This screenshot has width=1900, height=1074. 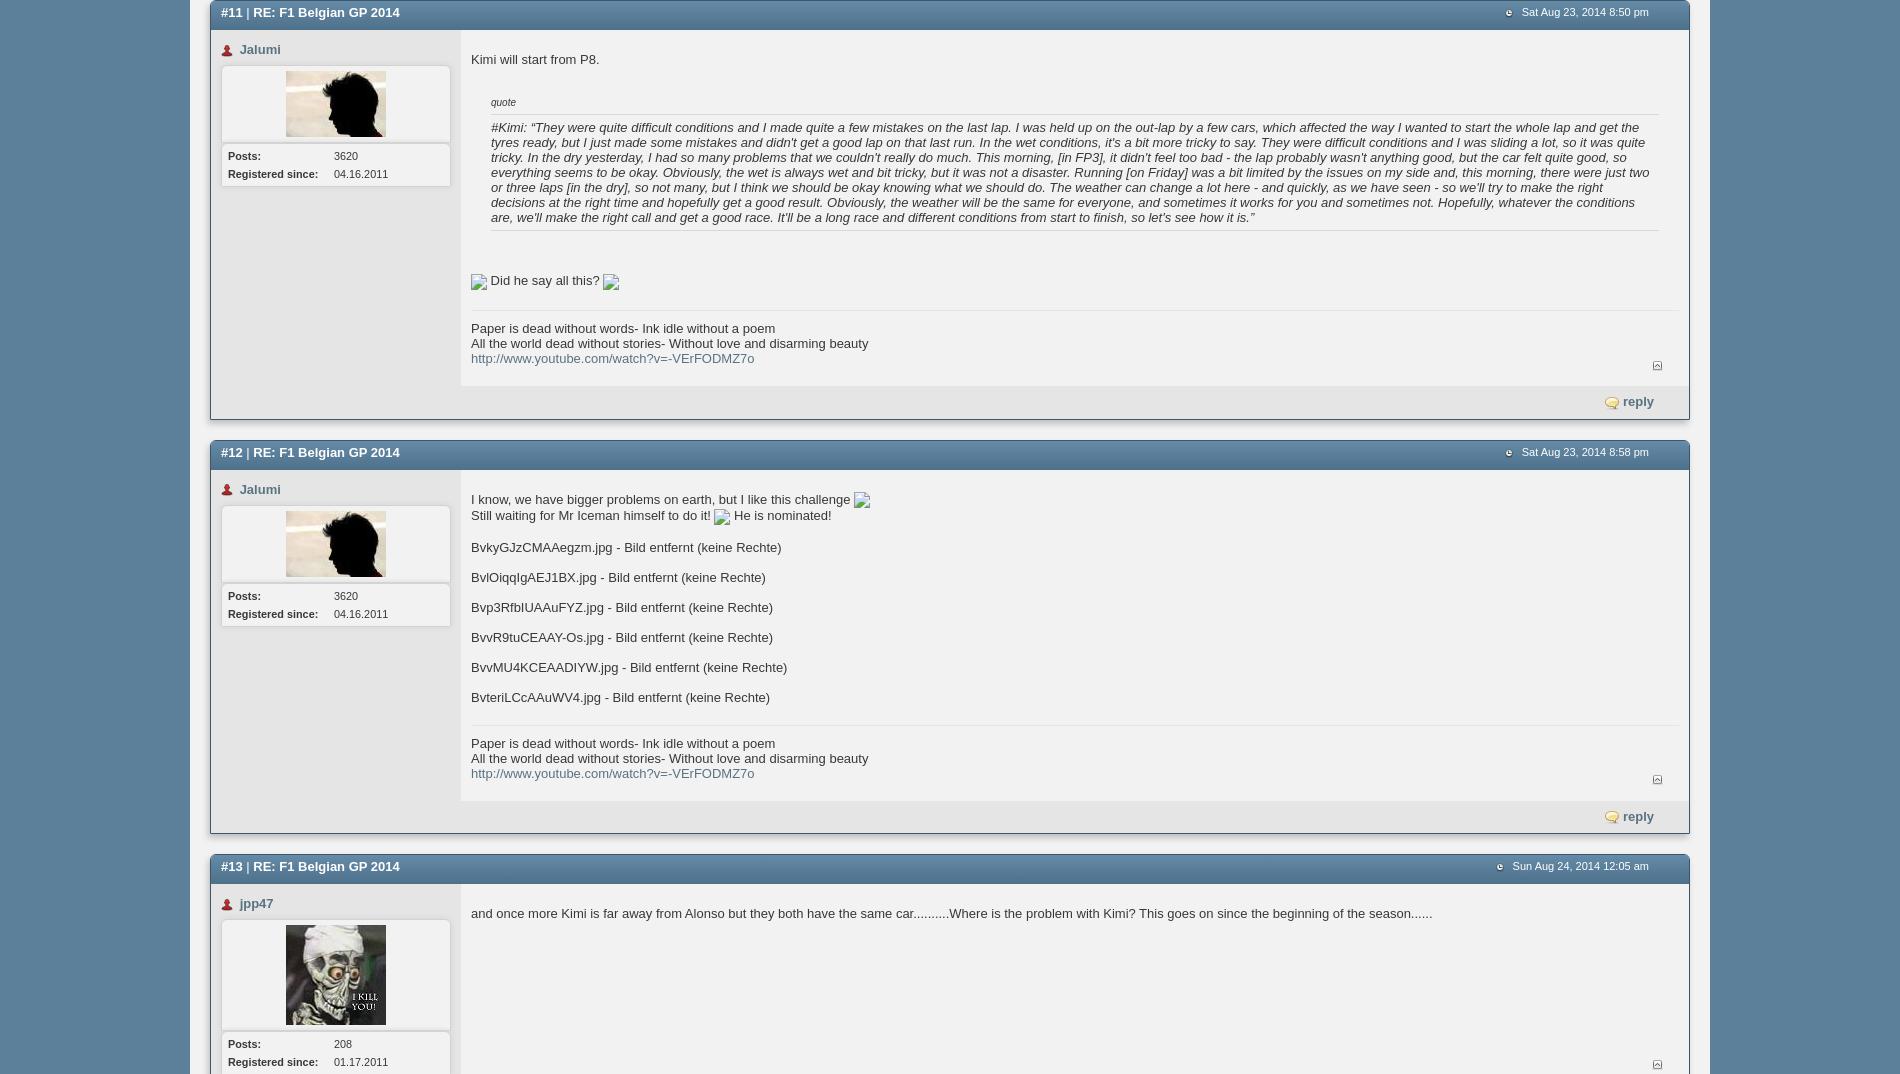 I want to click on 'He is nominated!', so click(x=728, y=515).